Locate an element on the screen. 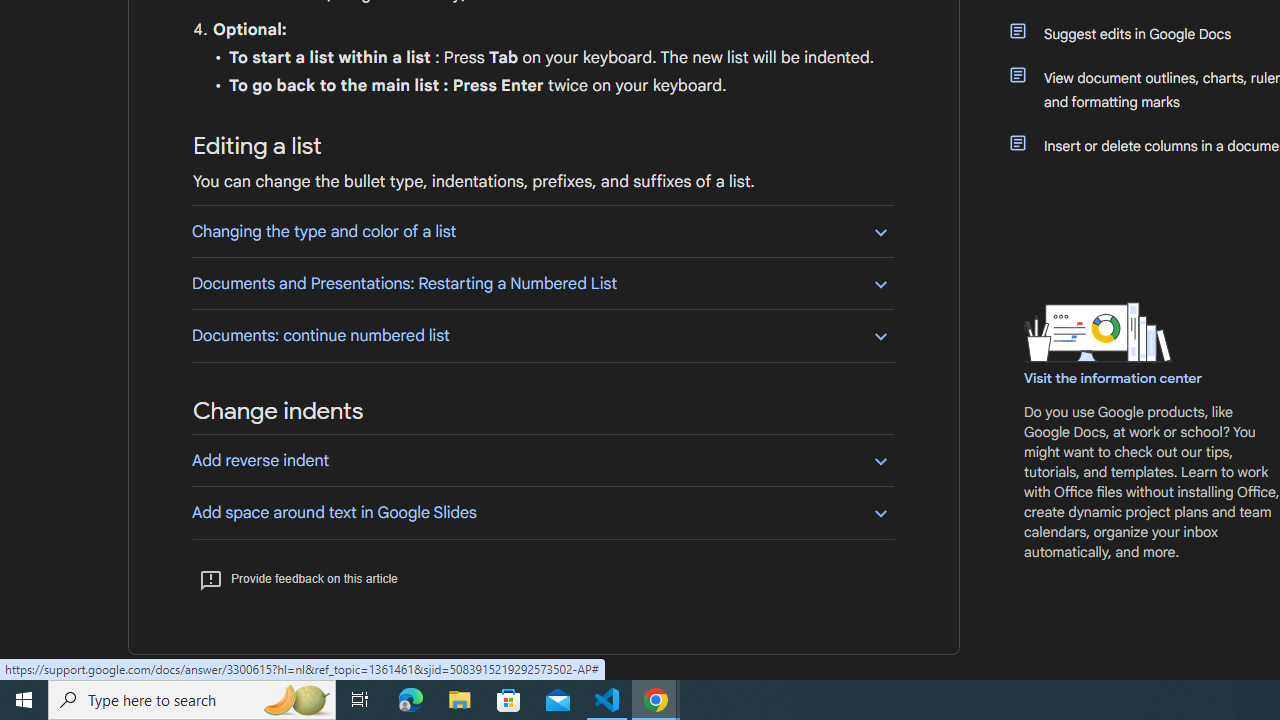  'Add space around text in Google Slides' is located at coordinates (542, 511).